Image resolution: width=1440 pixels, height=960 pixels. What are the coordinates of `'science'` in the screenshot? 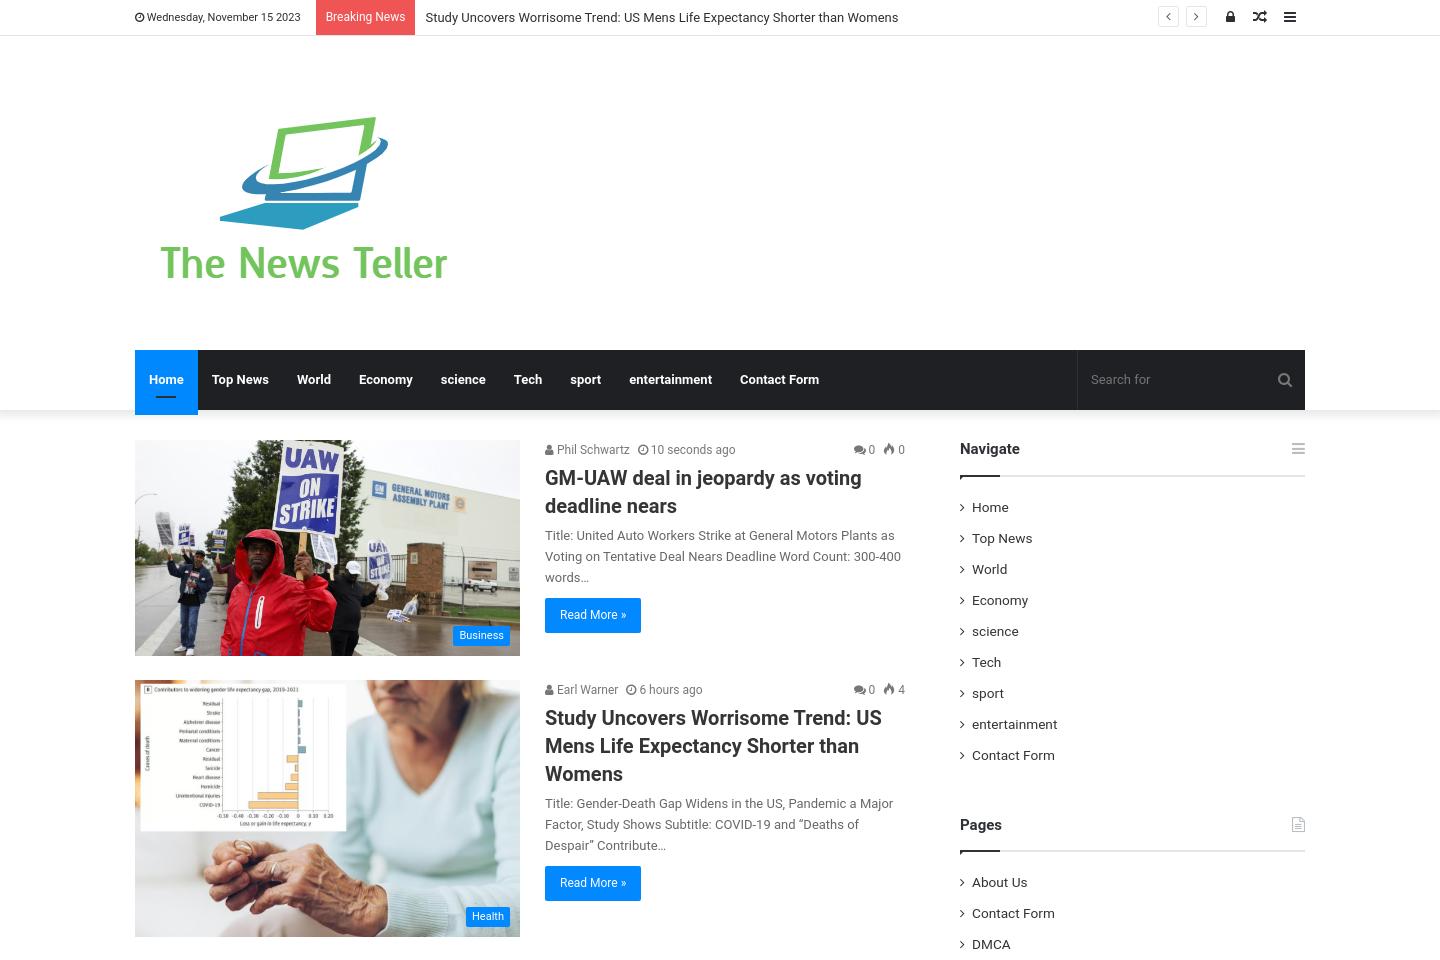 It's located at (994, 628).